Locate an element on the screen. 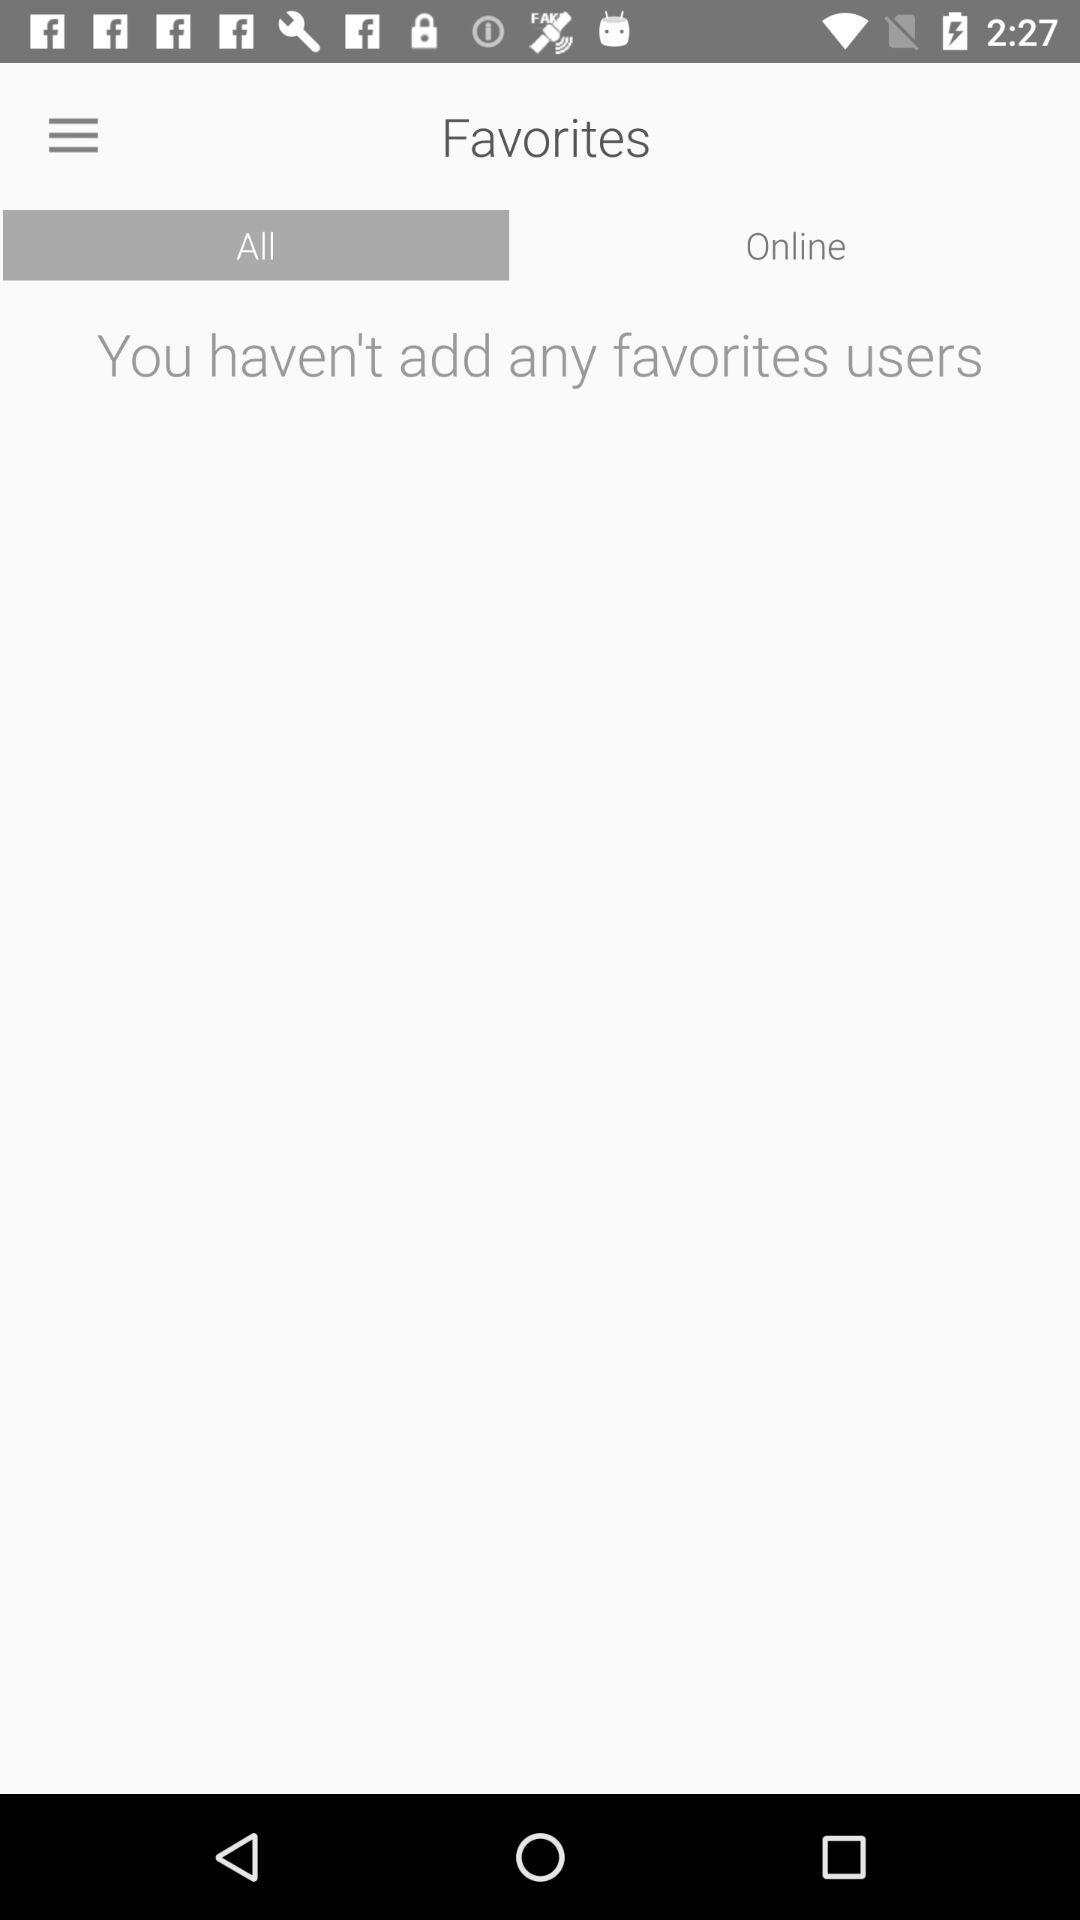 Image resolution: width=1080 pixels, height=1920 pixels. the icon next to the all icon is located at coordinates (795, 244).